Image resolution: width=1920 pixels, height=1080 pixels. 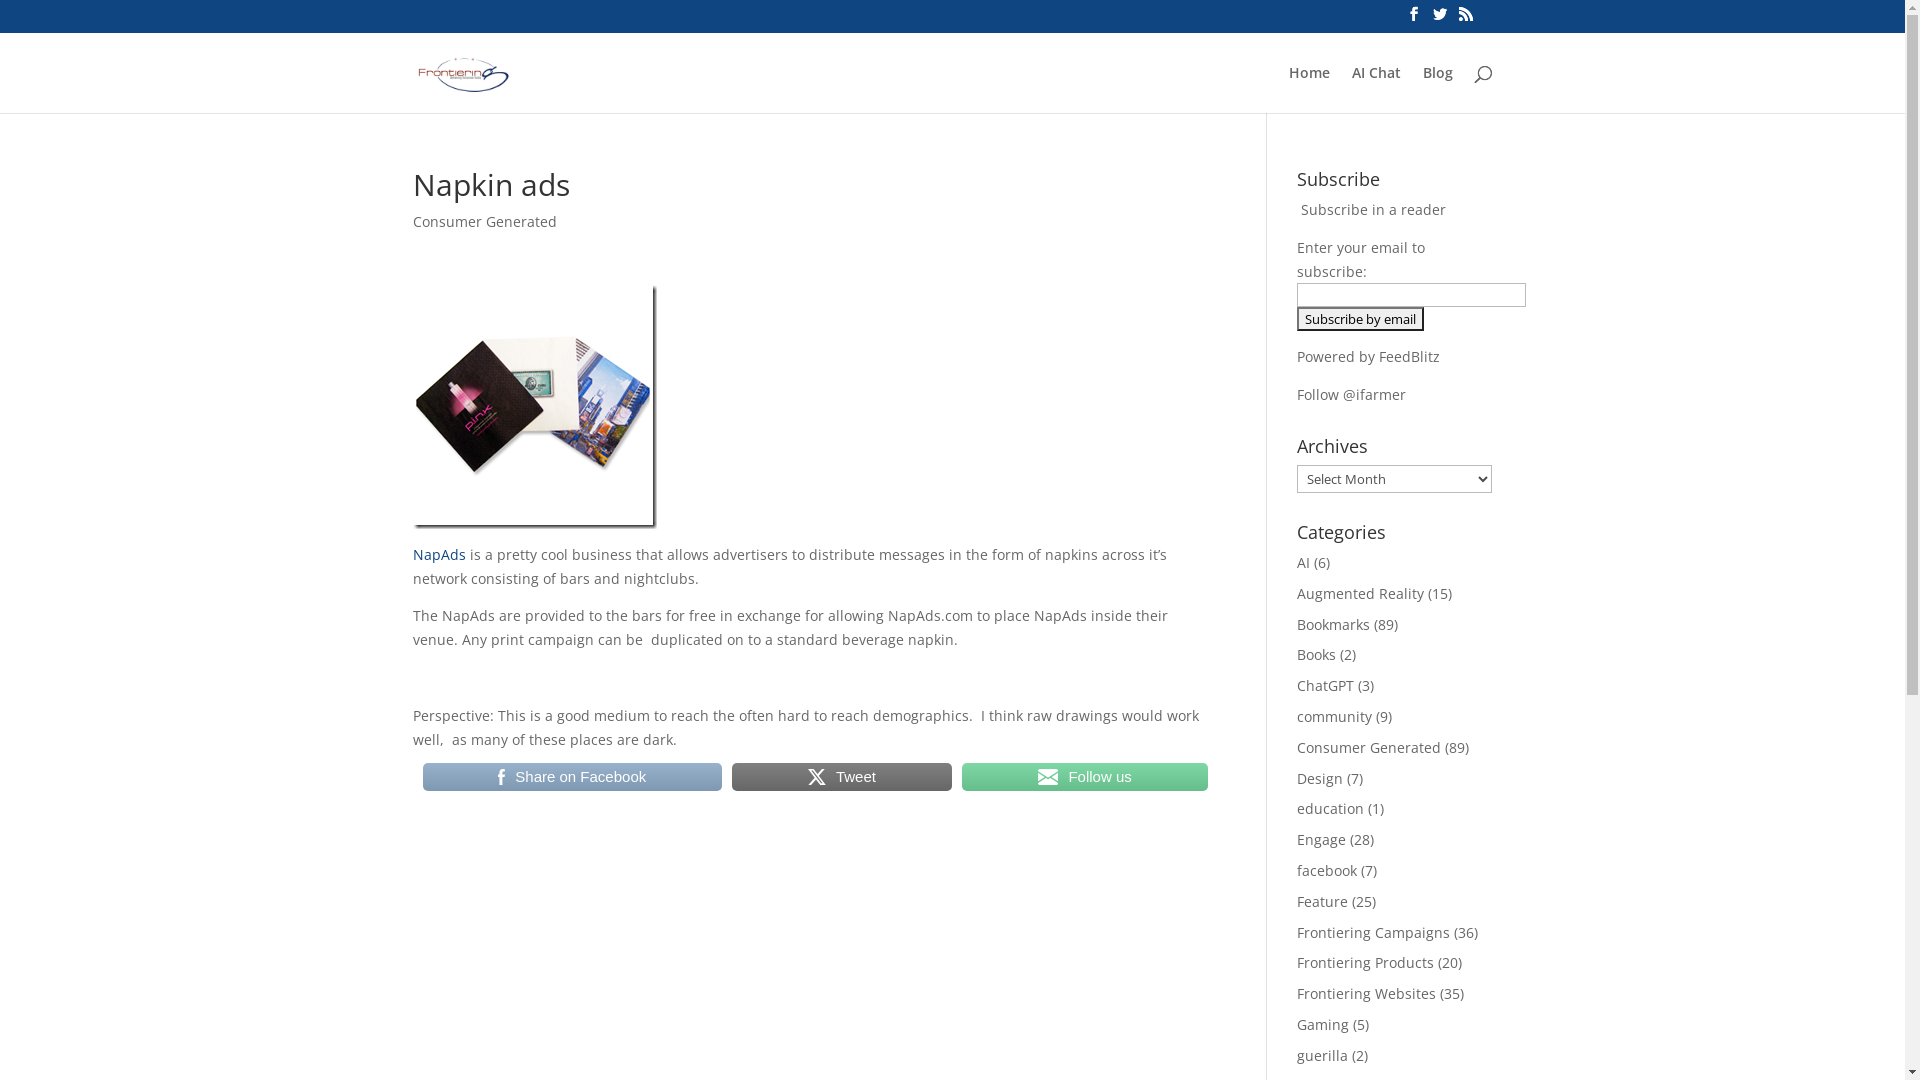 What do you see at coordinates (1326, 869) in the screenshot?
I see `'facebook'` at bounding box center [1326, 869].